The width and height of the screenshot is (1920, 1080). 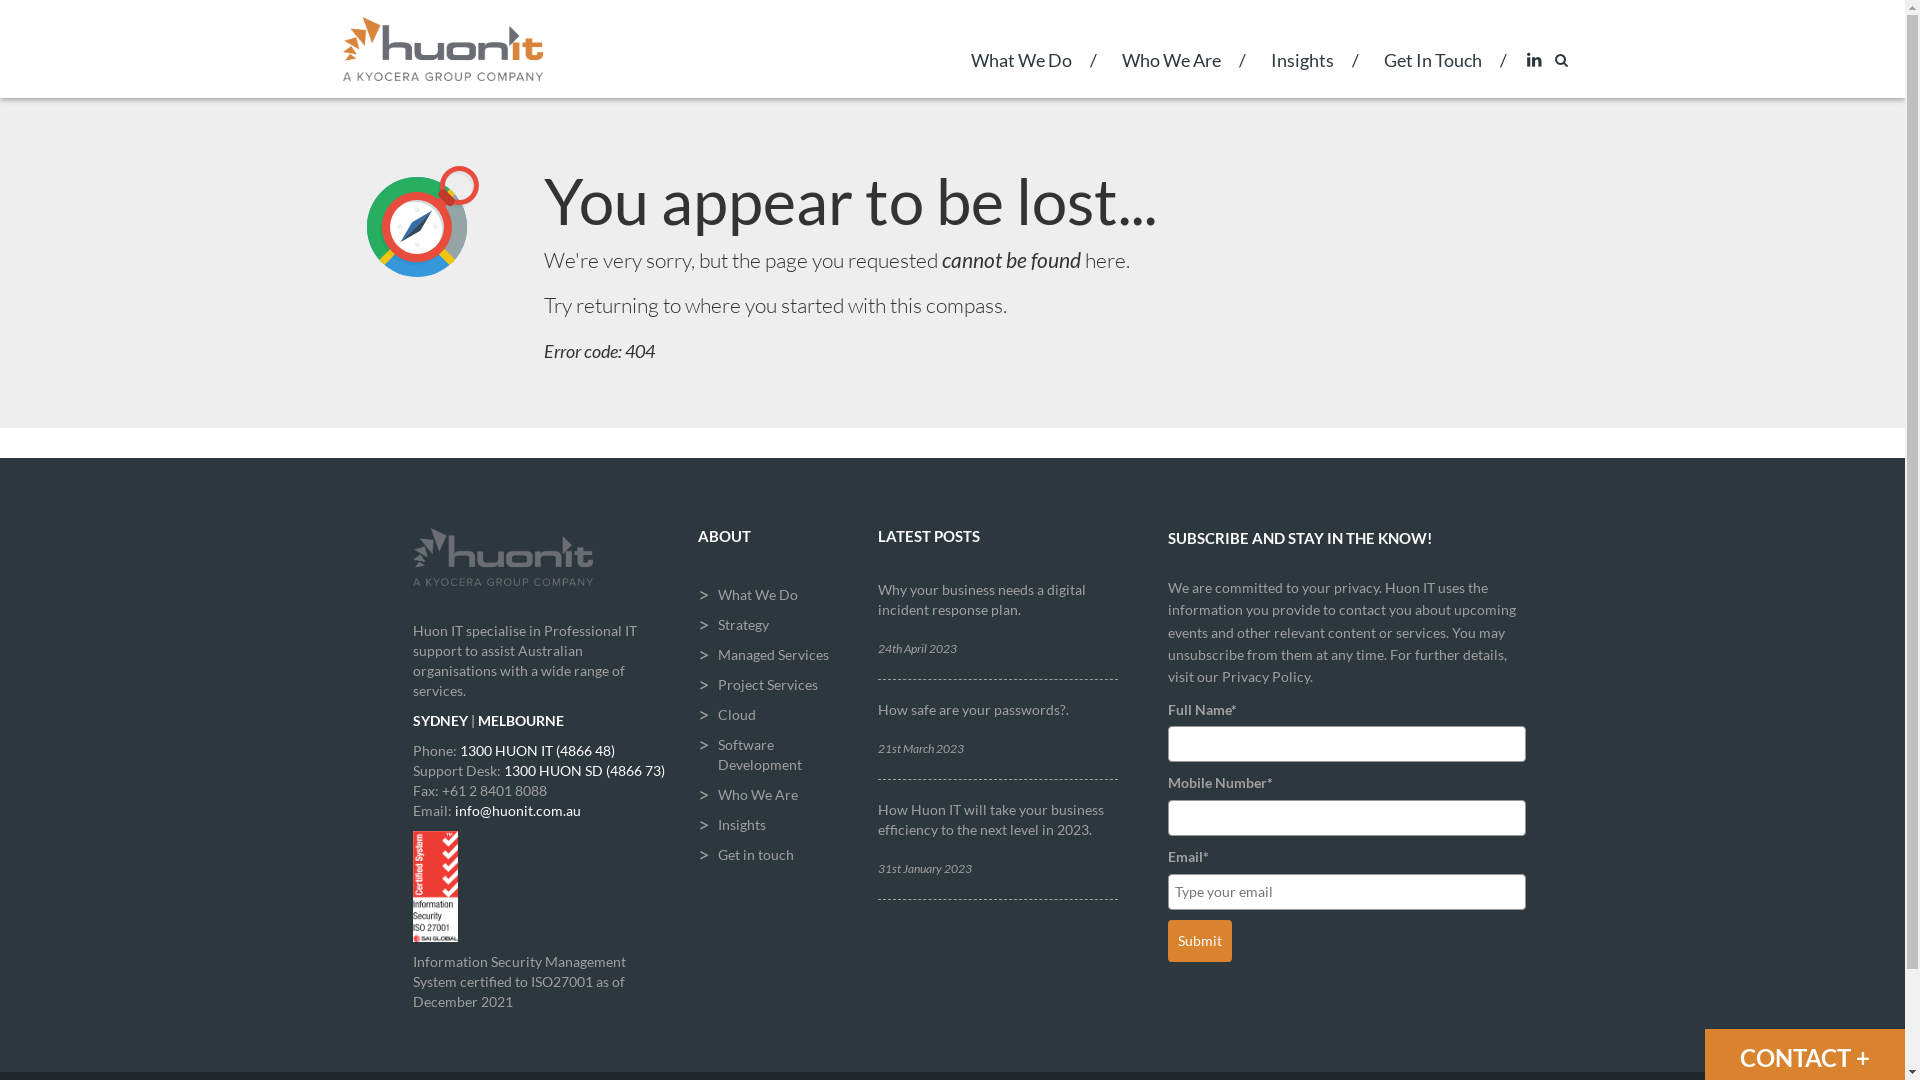 What do you see at coordinates (971, 708) in the screenshot?
I see `'How safe are your passwords?'` at bounding box center [971, 708].